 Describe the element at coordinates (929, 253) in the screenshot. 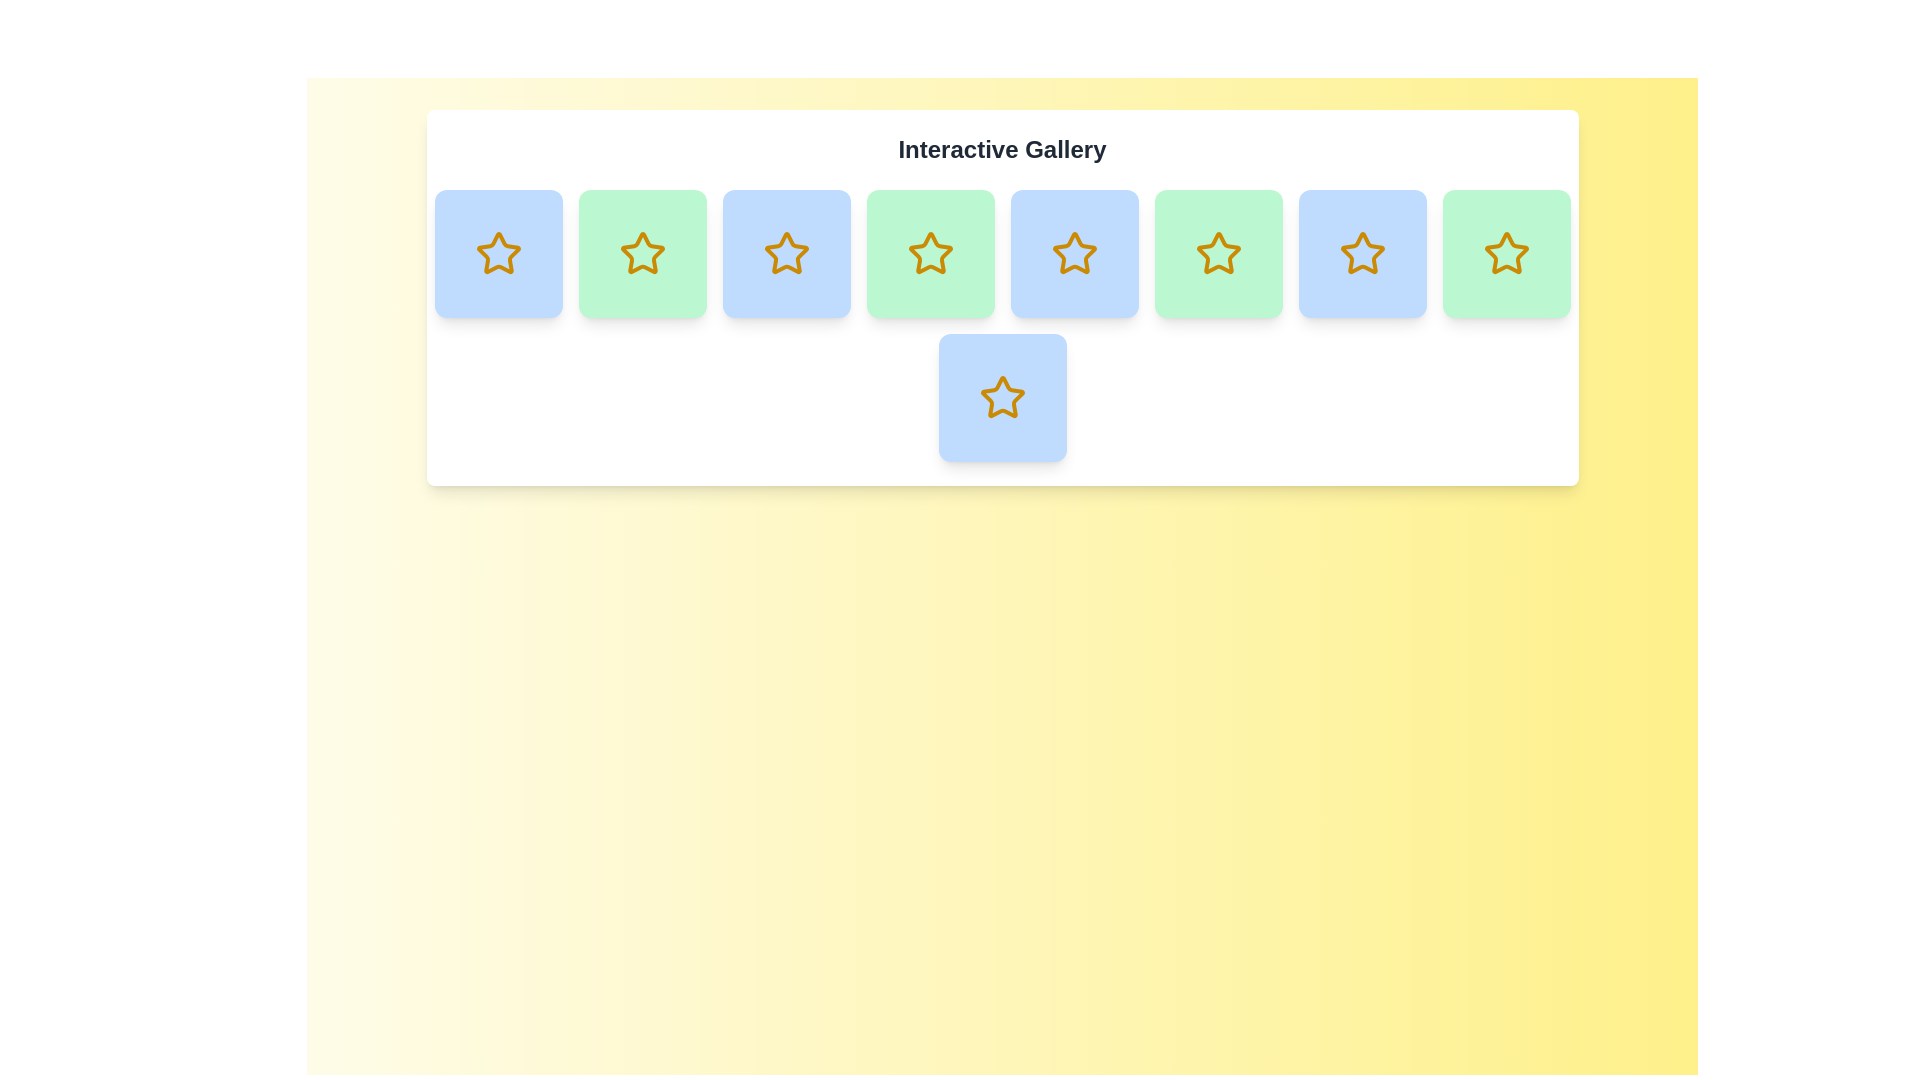

I see `the decorative star icon located at the fourth position in the horizontal sequence of square containers within a slightly rounded green square` at that location.